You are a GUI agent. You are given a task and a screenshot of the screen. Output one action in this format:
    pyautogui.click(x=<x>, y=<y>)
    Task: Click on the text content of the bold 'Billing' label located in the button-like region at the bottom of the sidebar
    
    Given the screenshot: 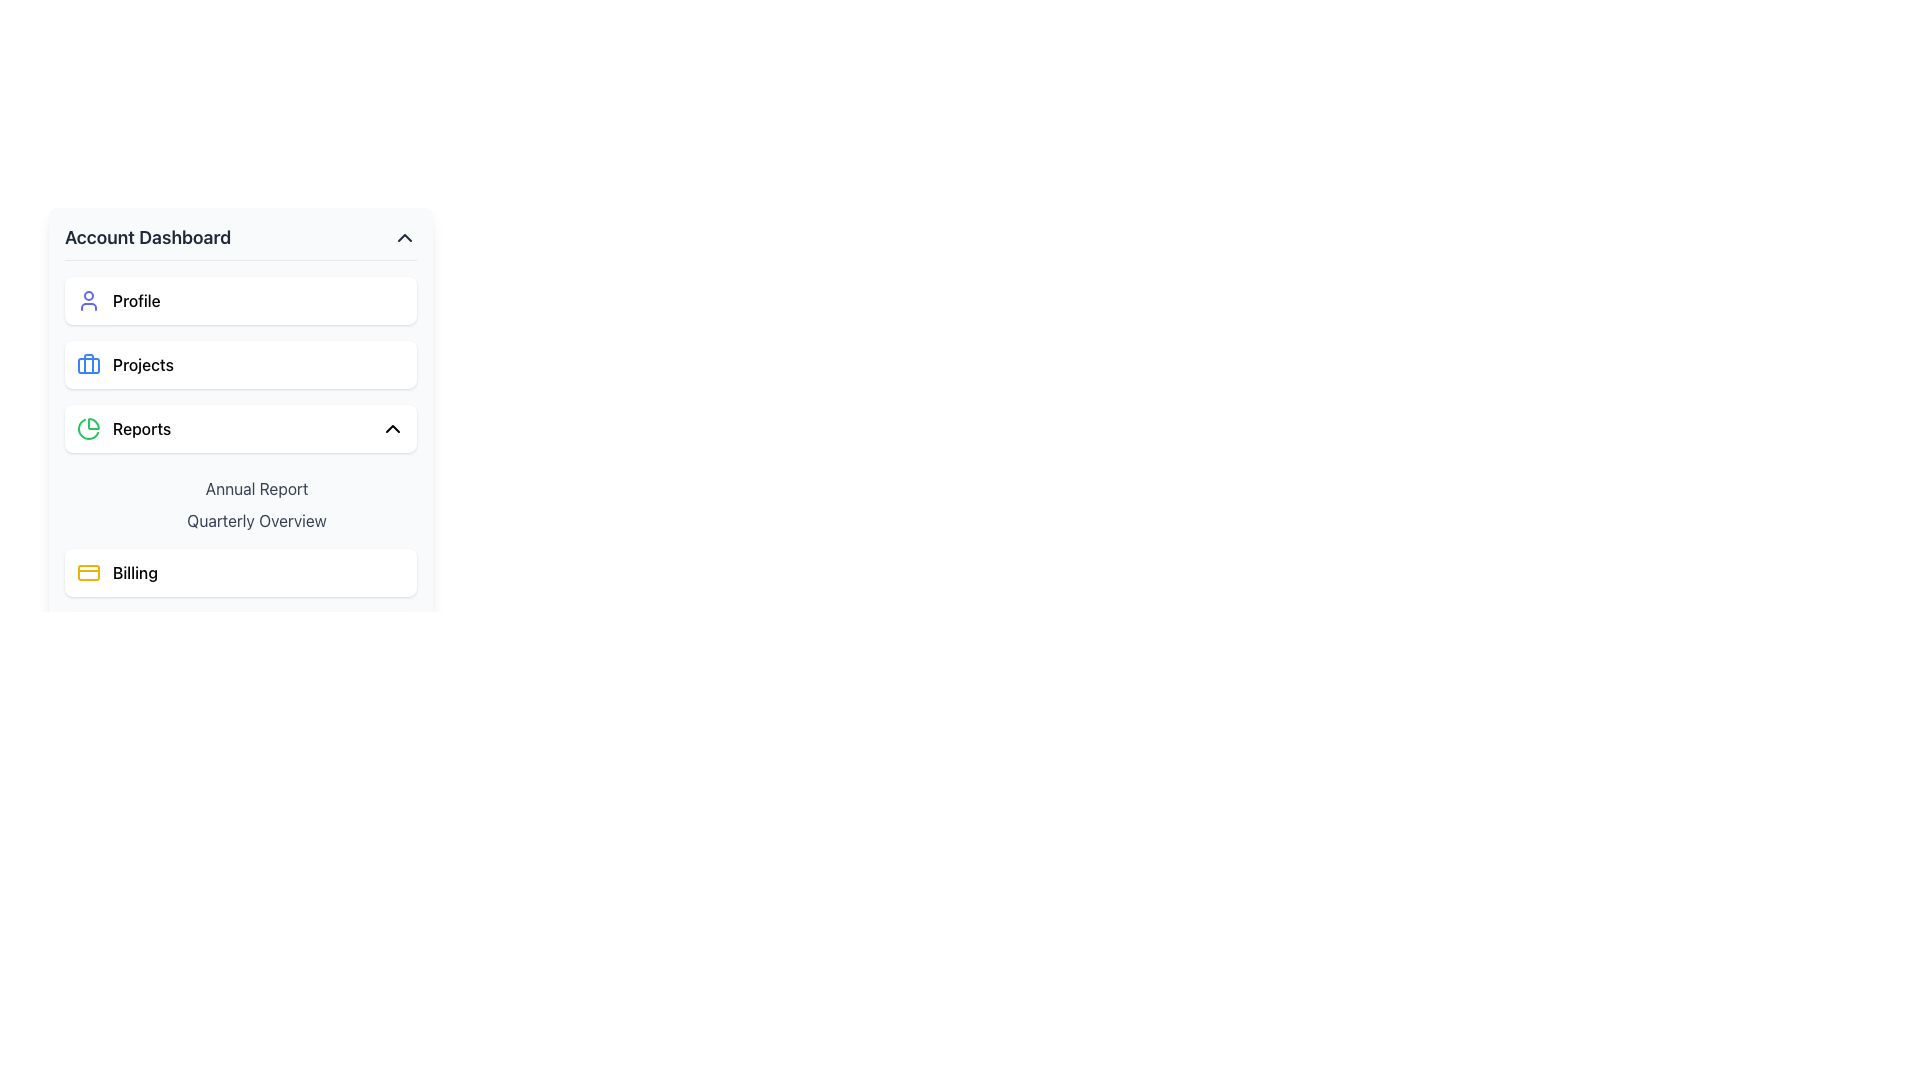 What is the action you would take?
    pyautogui.click(x=134, y=573)
    